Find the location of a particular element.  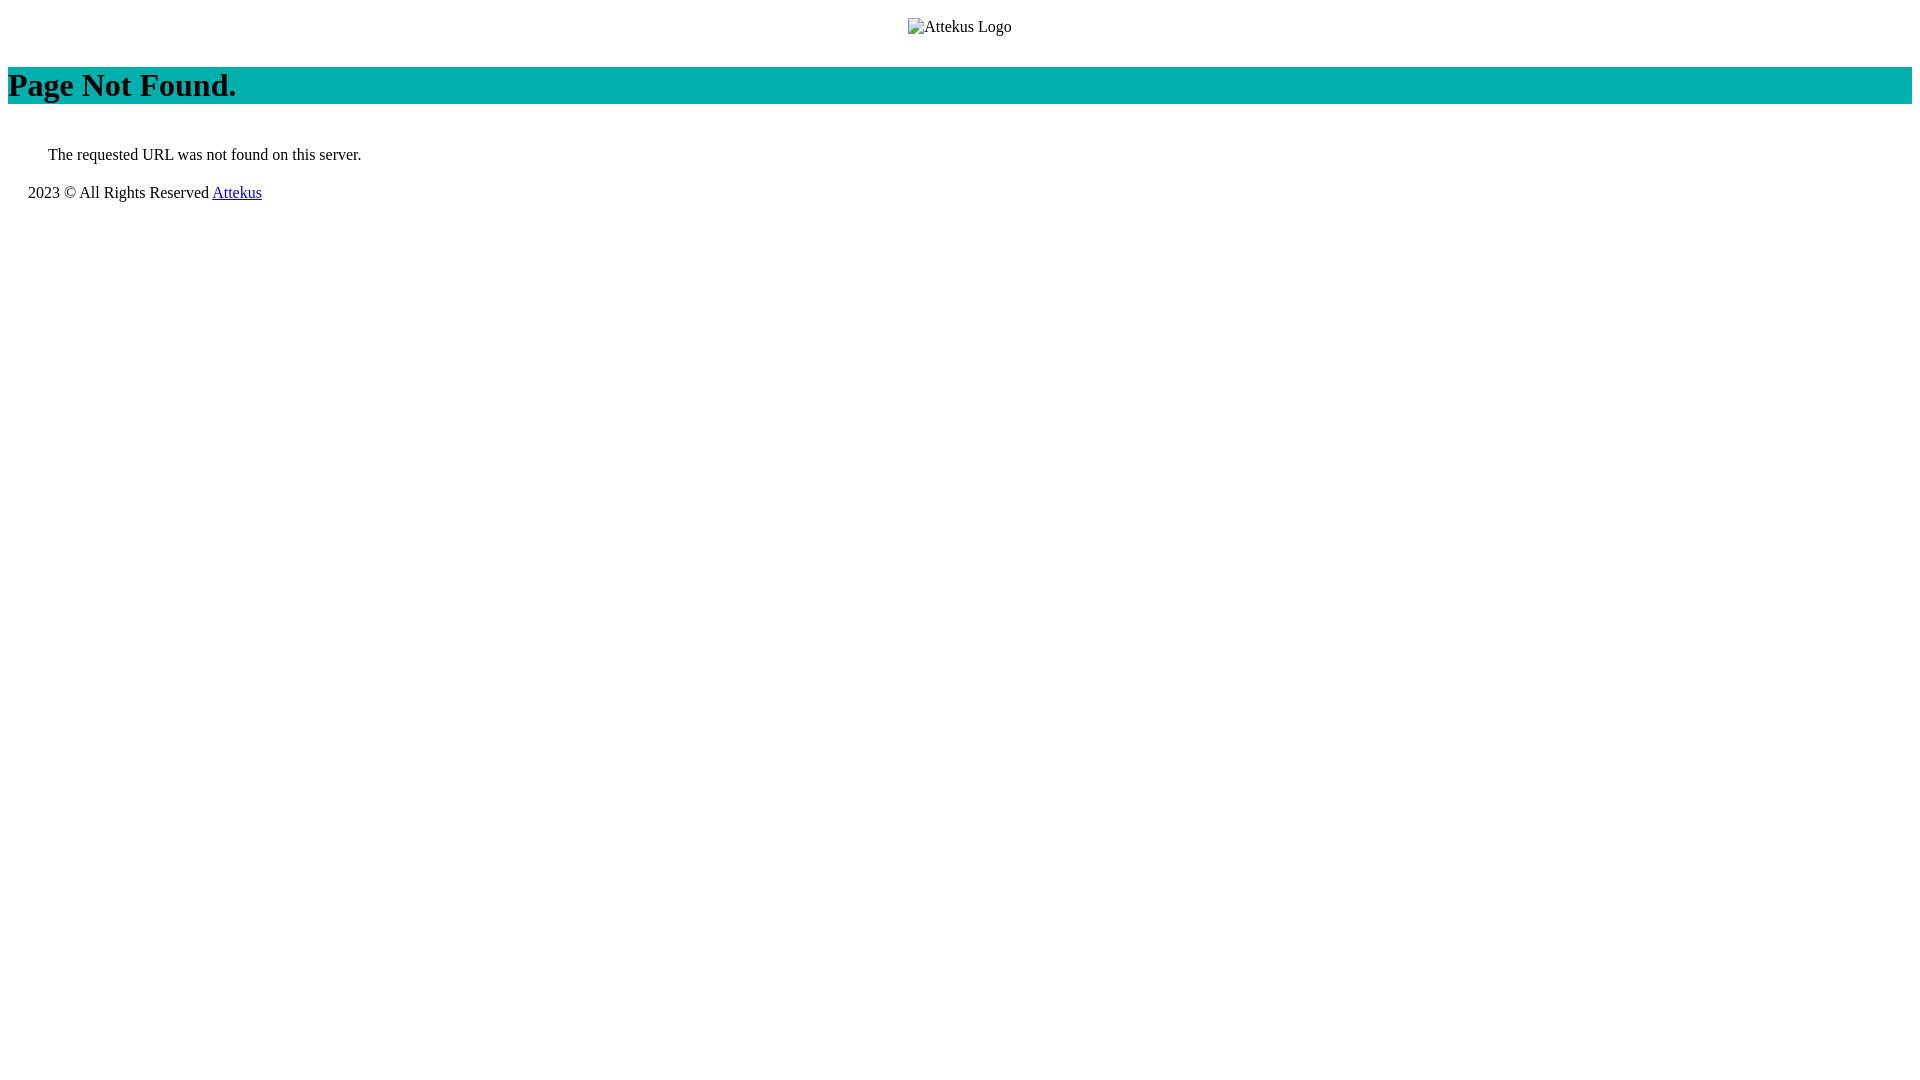

'Attekus' is located at coordinates (236, 192).